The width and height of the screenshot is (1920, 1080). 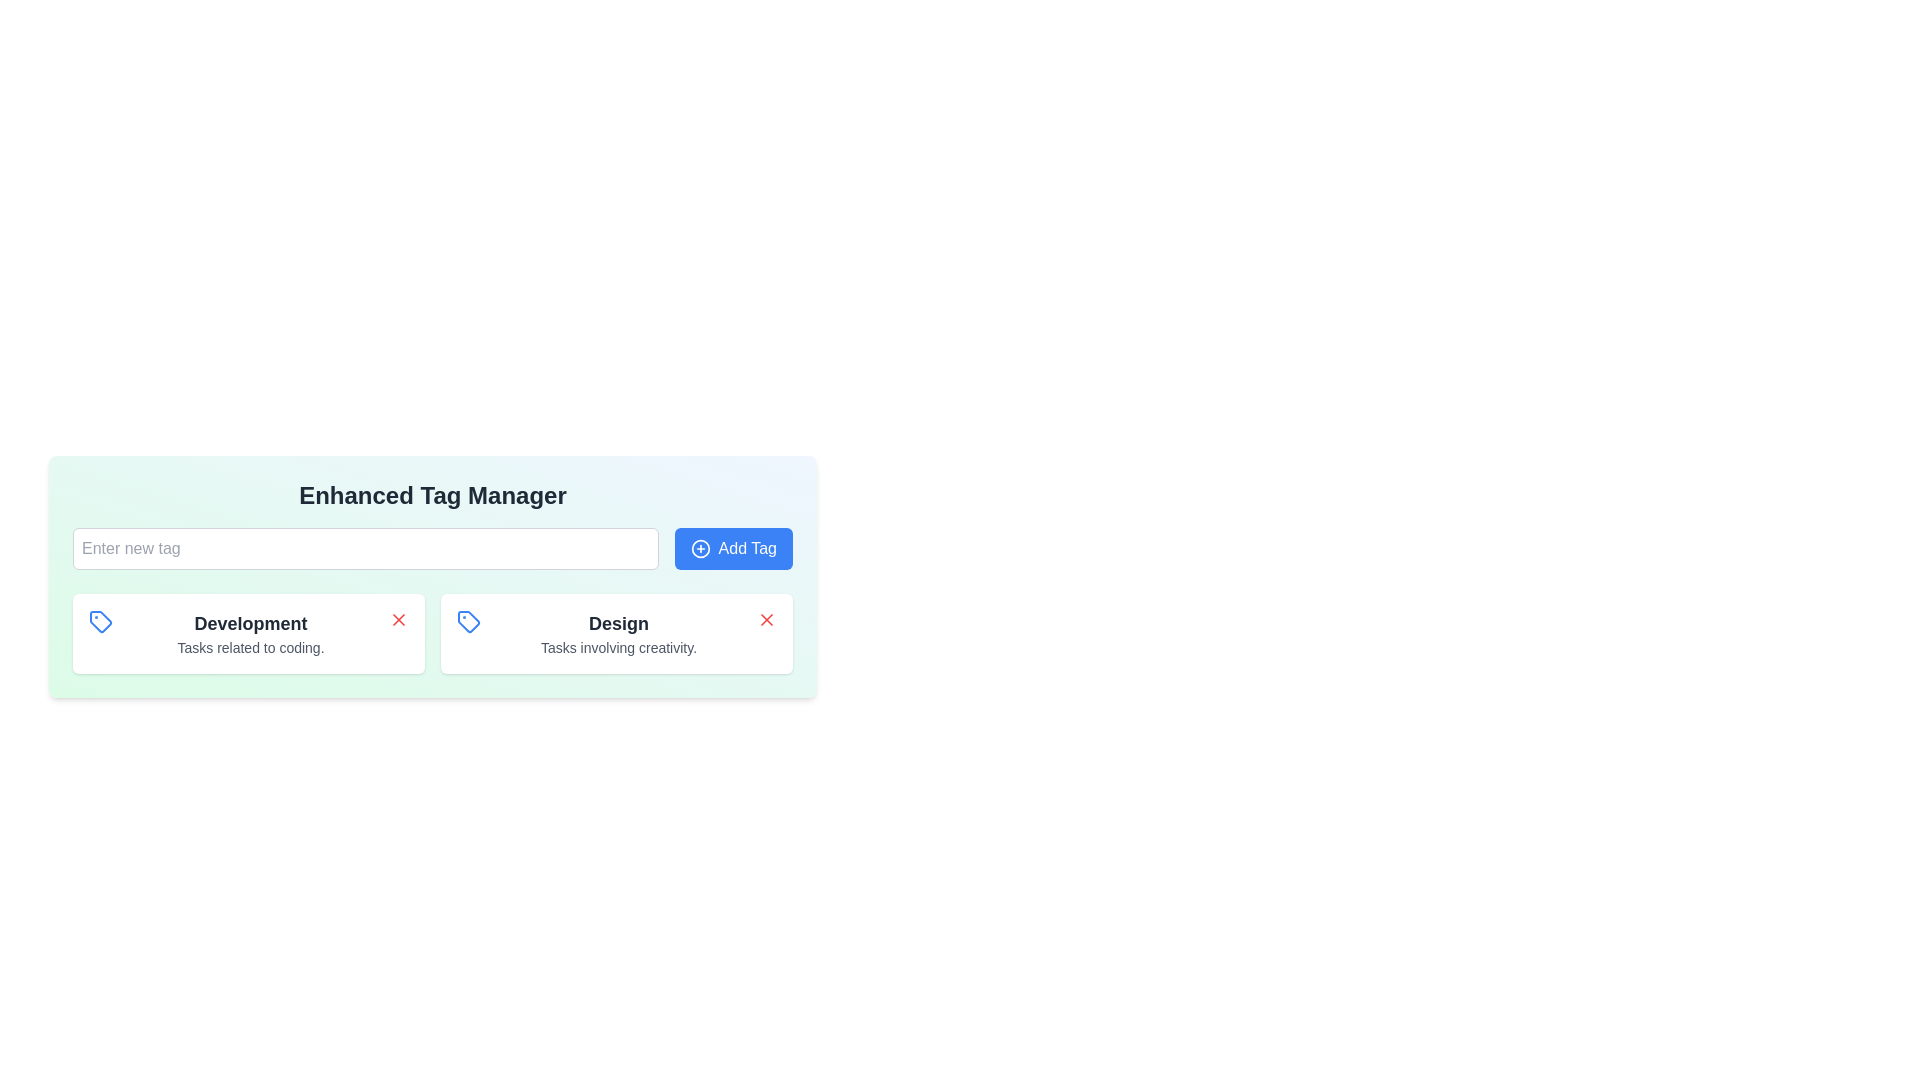 I want to click on the red 'X' icon located at the top-right corner of the second card to initiate a remove/delete action, so click(x=766, y=619).